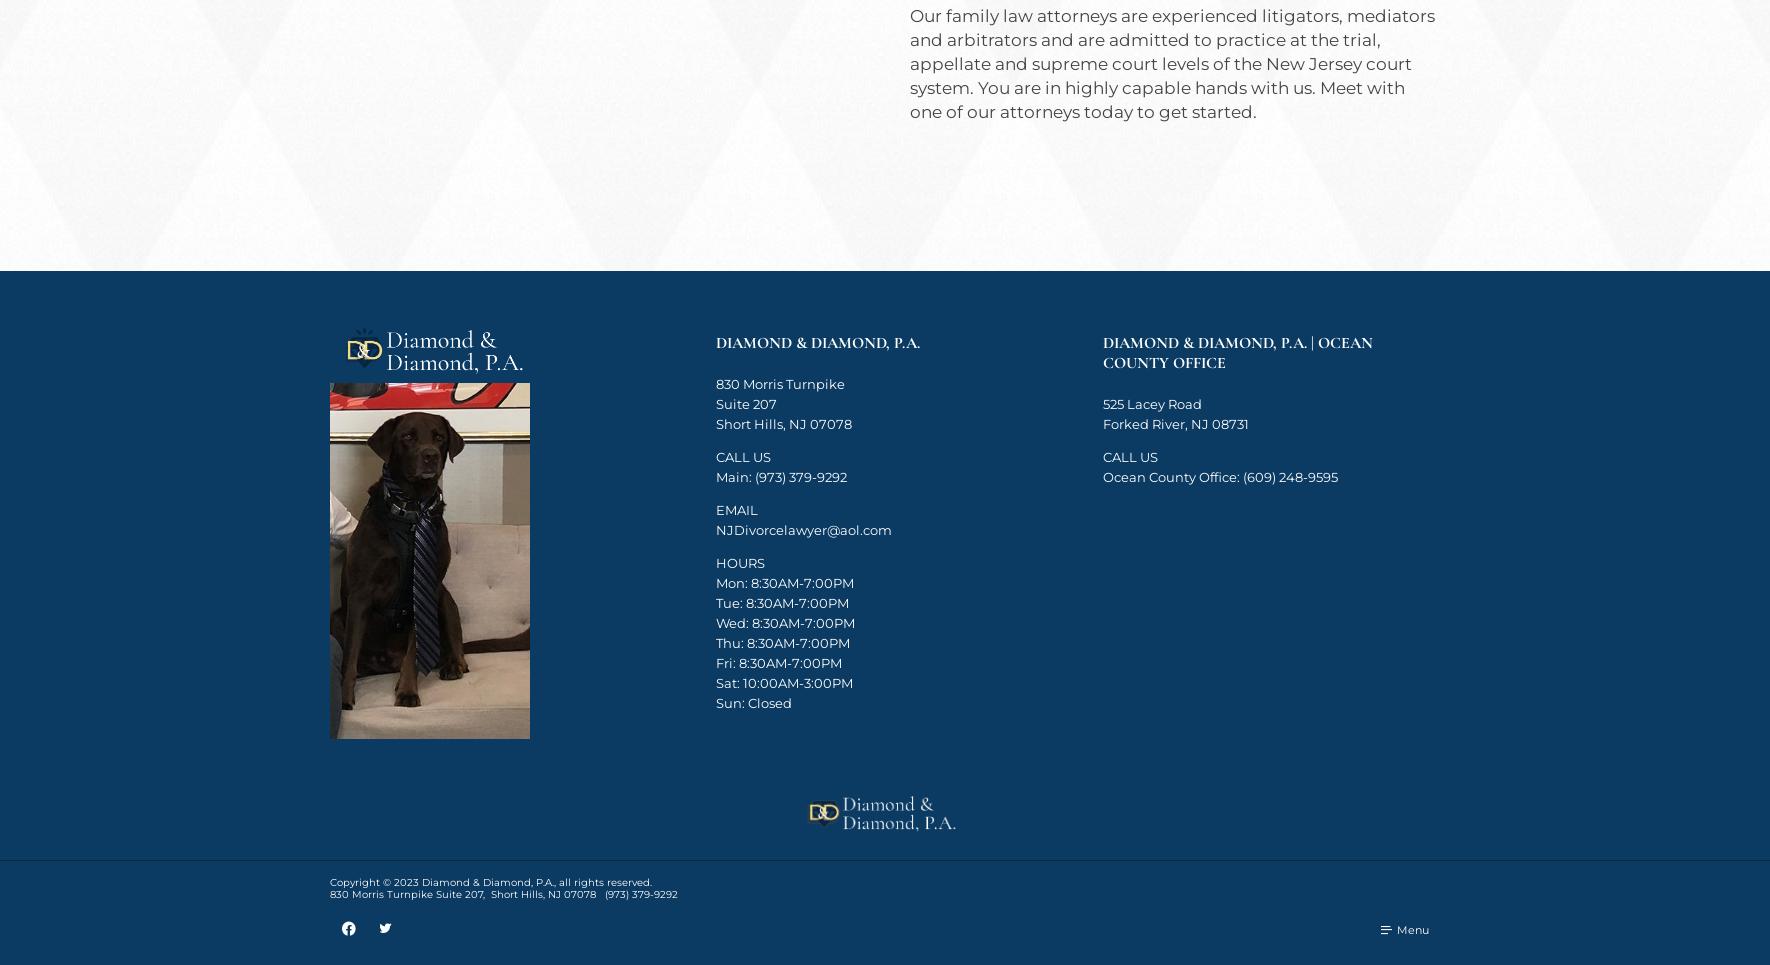 Image resolution: width=1770 pixels, height=965 pixels. Describe the element at coordinates (740, 562) in the screenshot. I see `'HOURS'` at that location.